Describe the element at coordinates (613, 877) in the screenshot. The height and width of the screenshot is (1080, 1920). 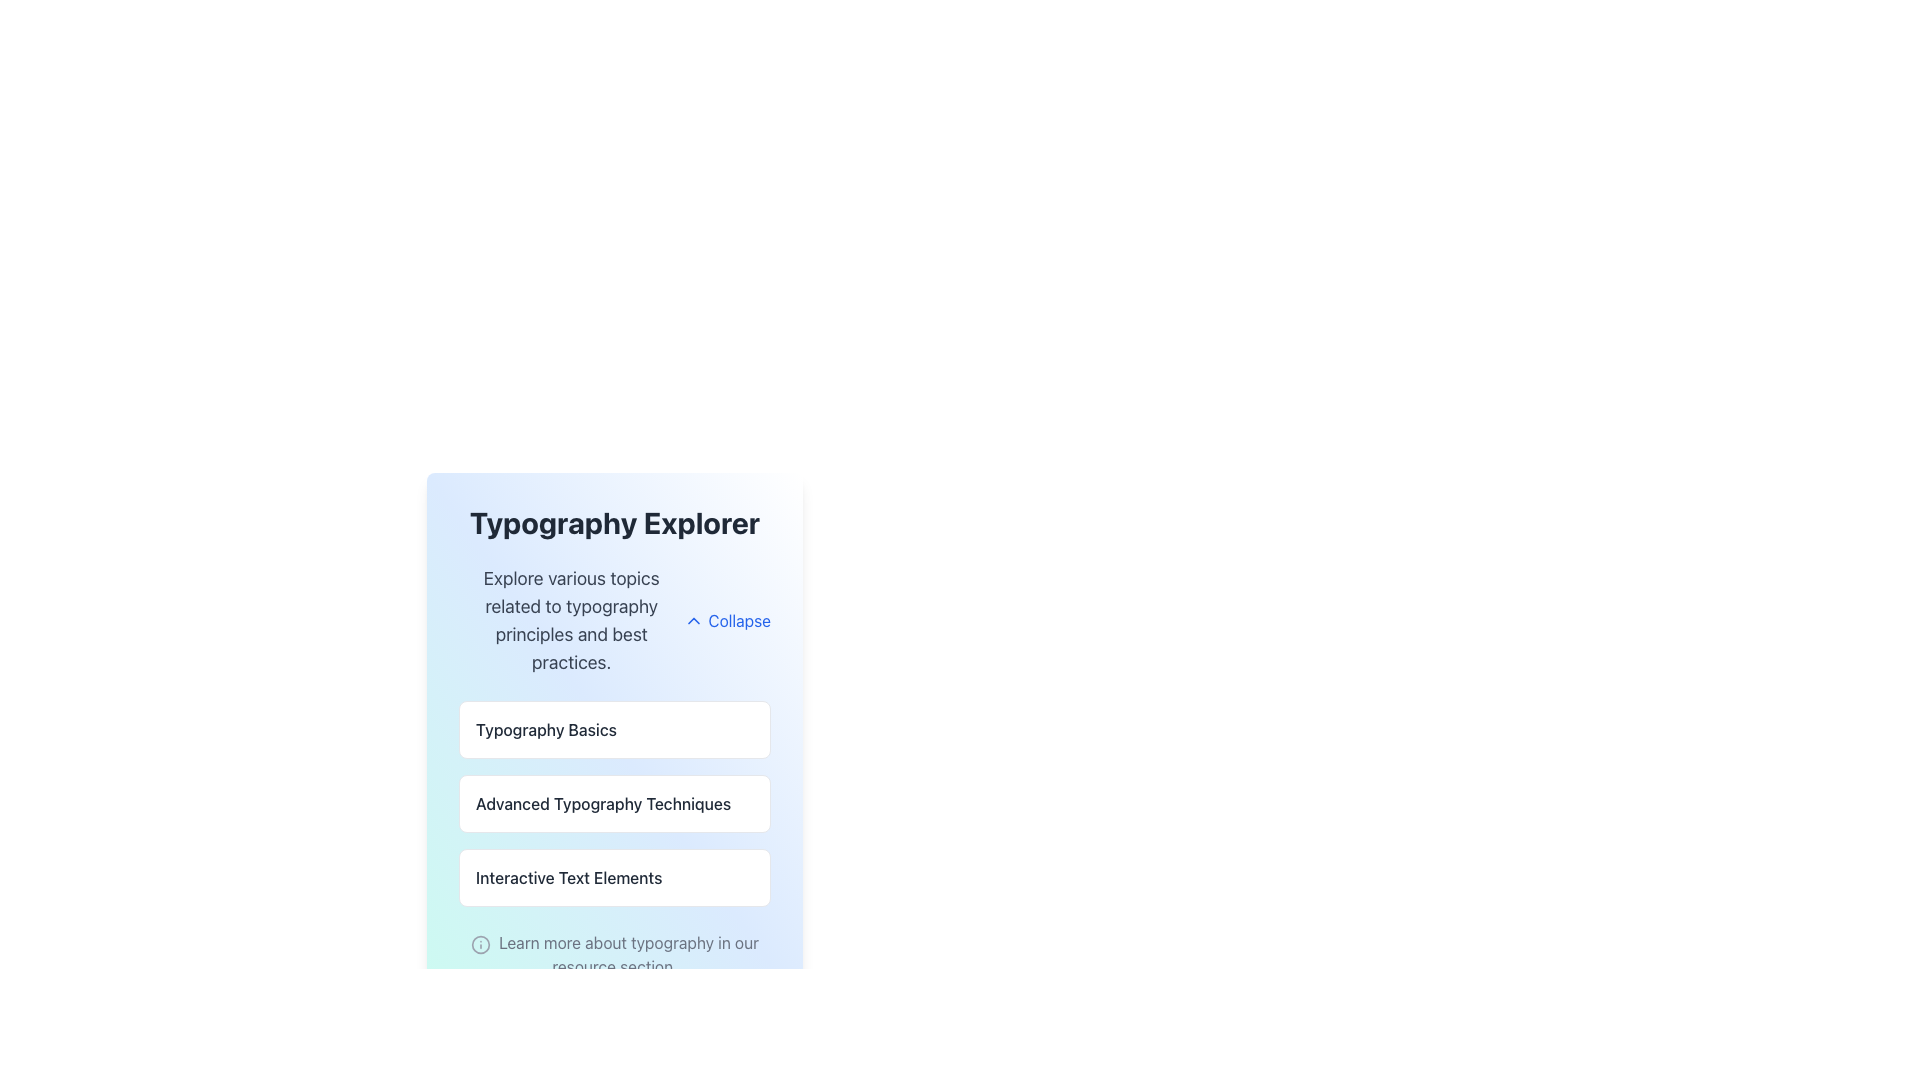
I see `the 'Interactive Text Elements' label, which is the third option in the vertical list under 'Typography Explorer'` at that location.